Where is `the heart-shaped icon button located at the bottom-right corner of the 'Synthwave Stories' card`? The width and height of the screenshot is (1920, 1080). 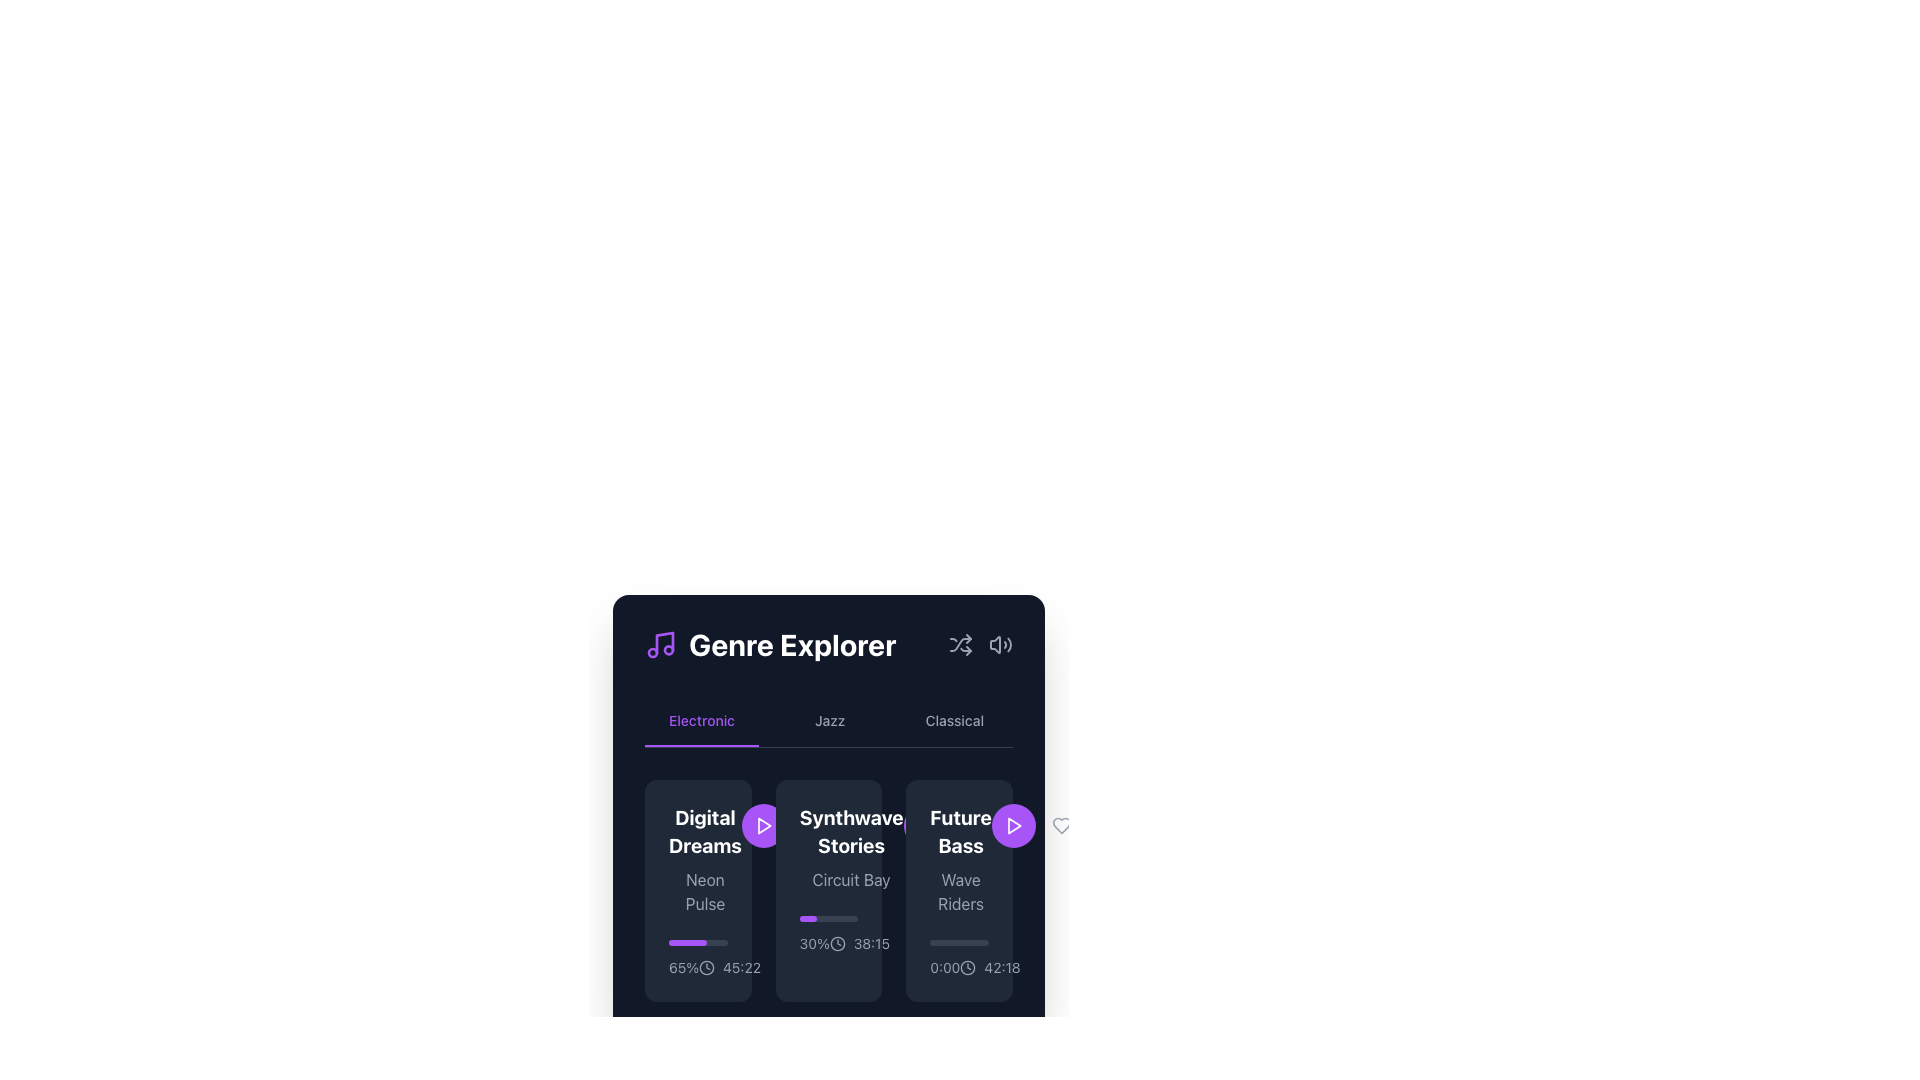 the heart-shaped icon button located at the bottom-right corner of the 'Synthwave Stories' card is located at coordinates (811, 825).